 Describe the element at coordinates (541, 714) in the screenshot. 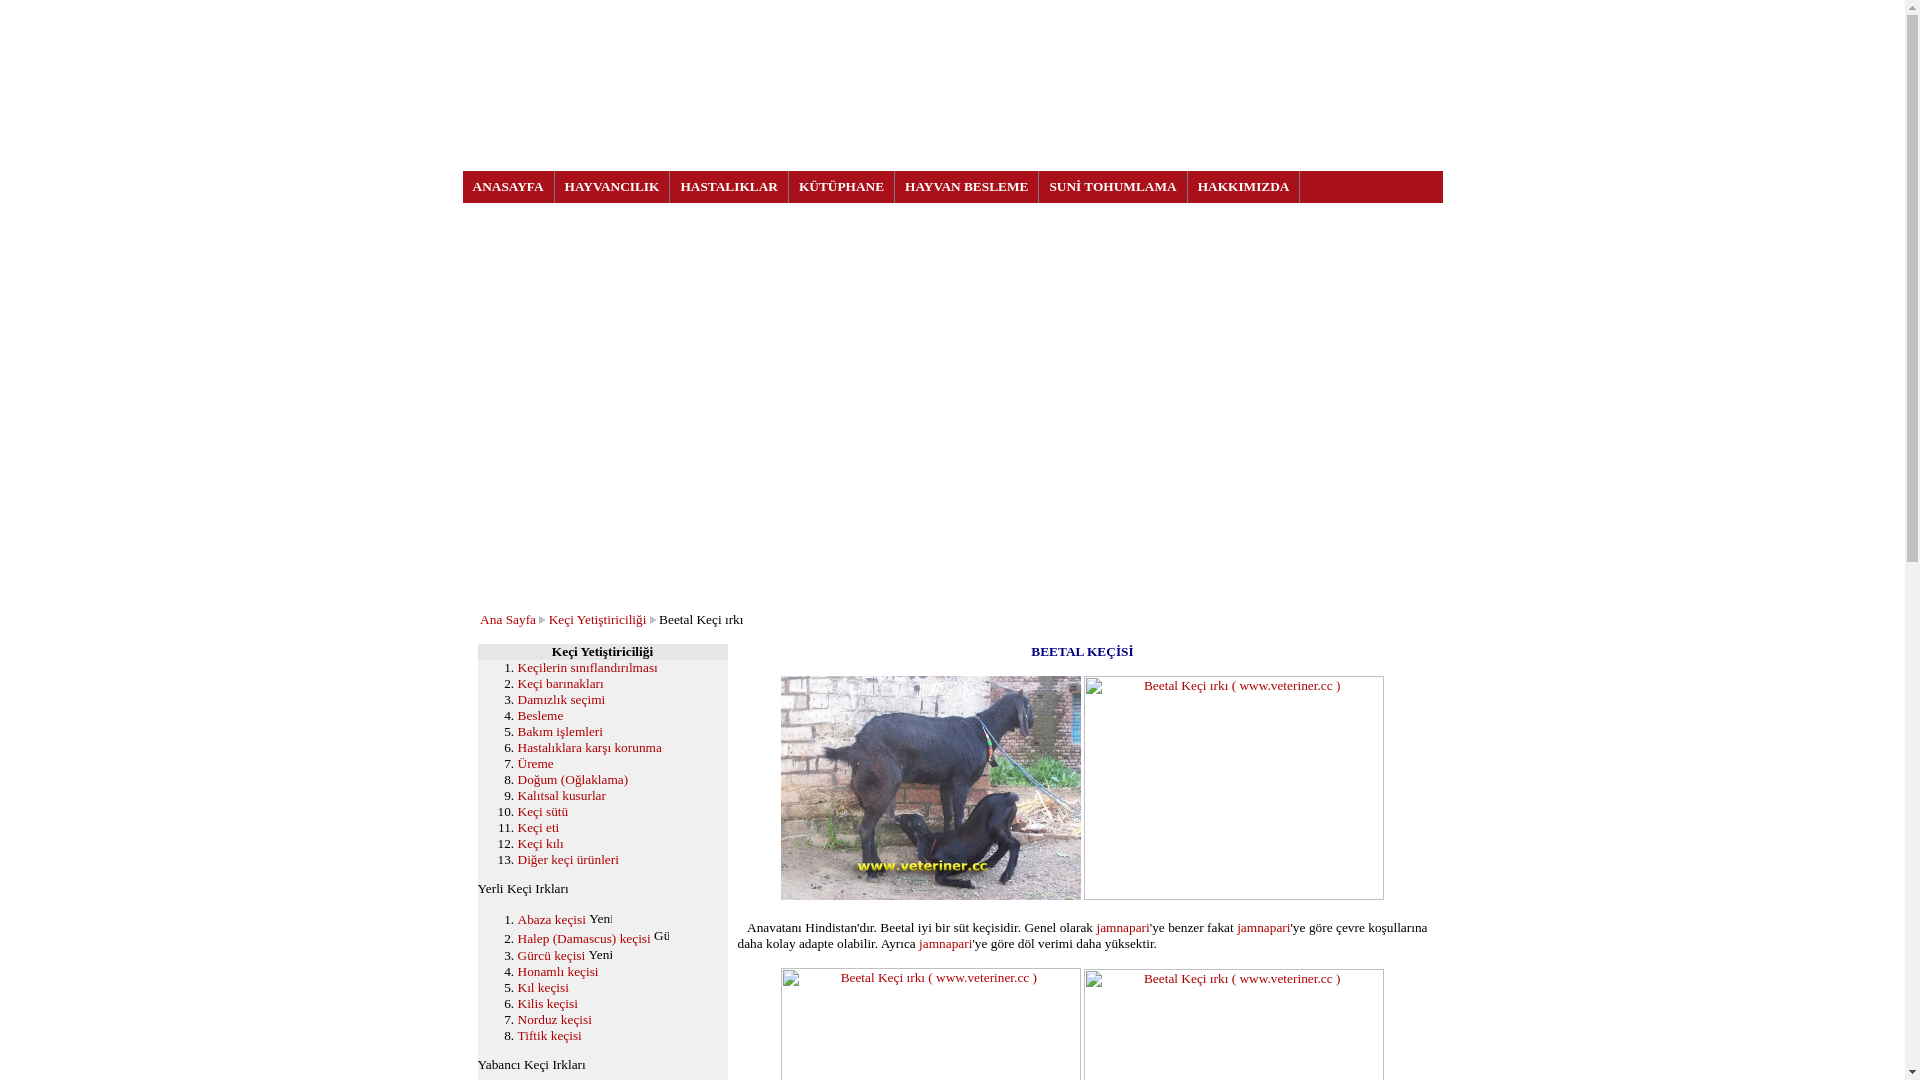

I see `'Besleme'` at that location.